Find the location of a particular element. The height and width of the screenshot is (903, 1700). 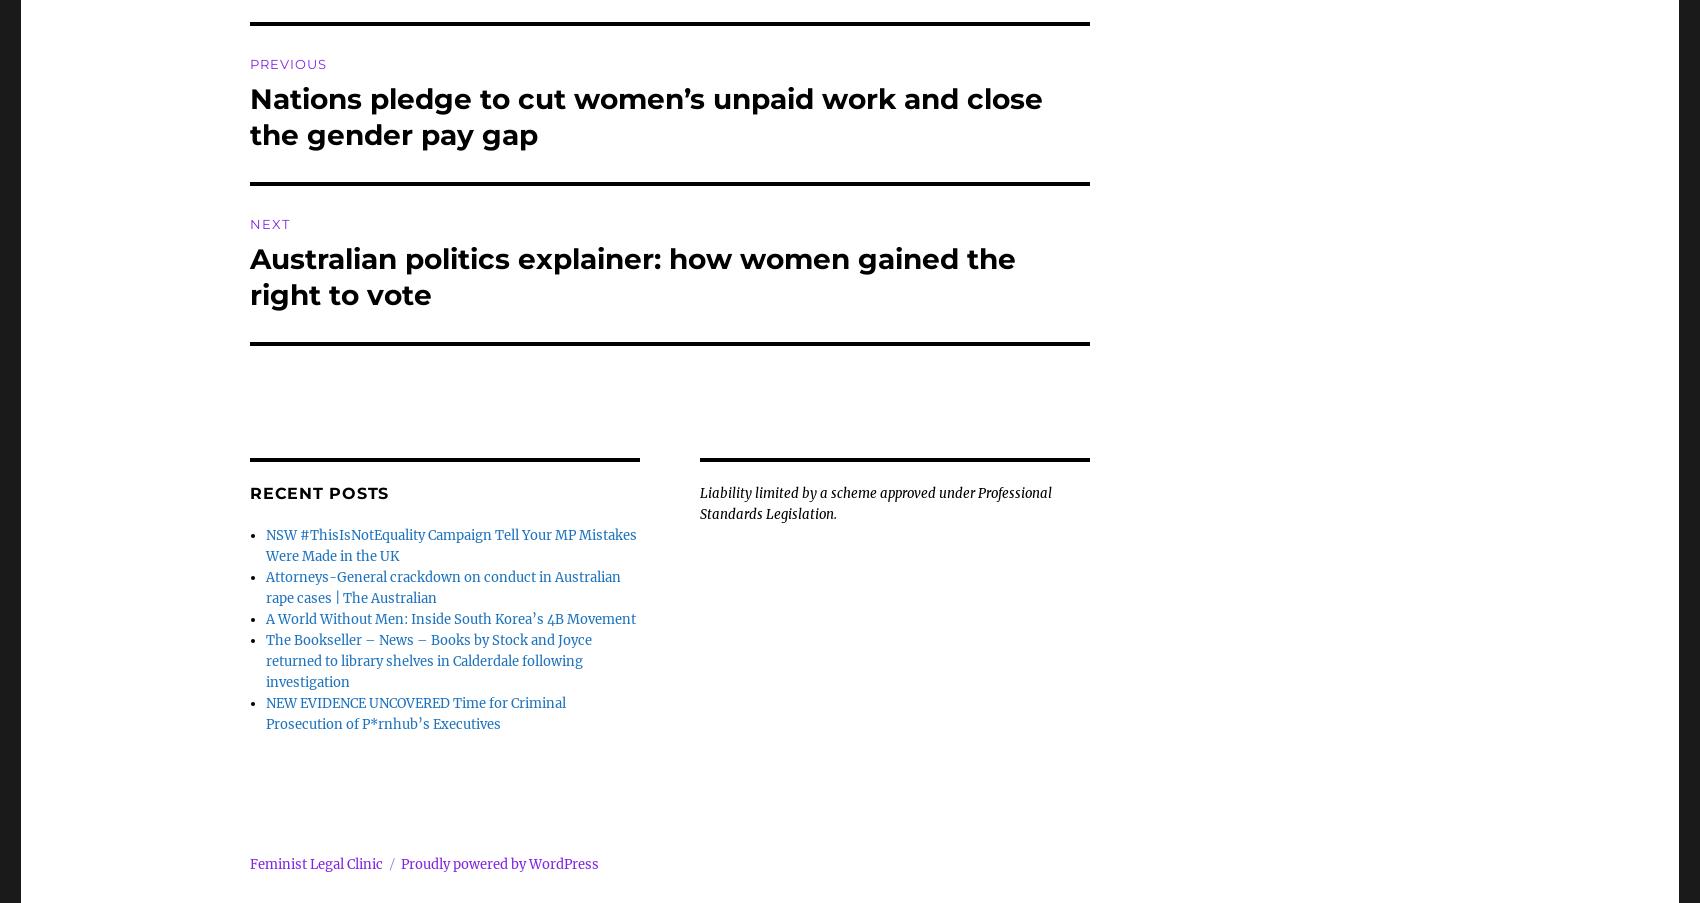

'Feminist Legal Clinic' is located at coordinates (316, 864).